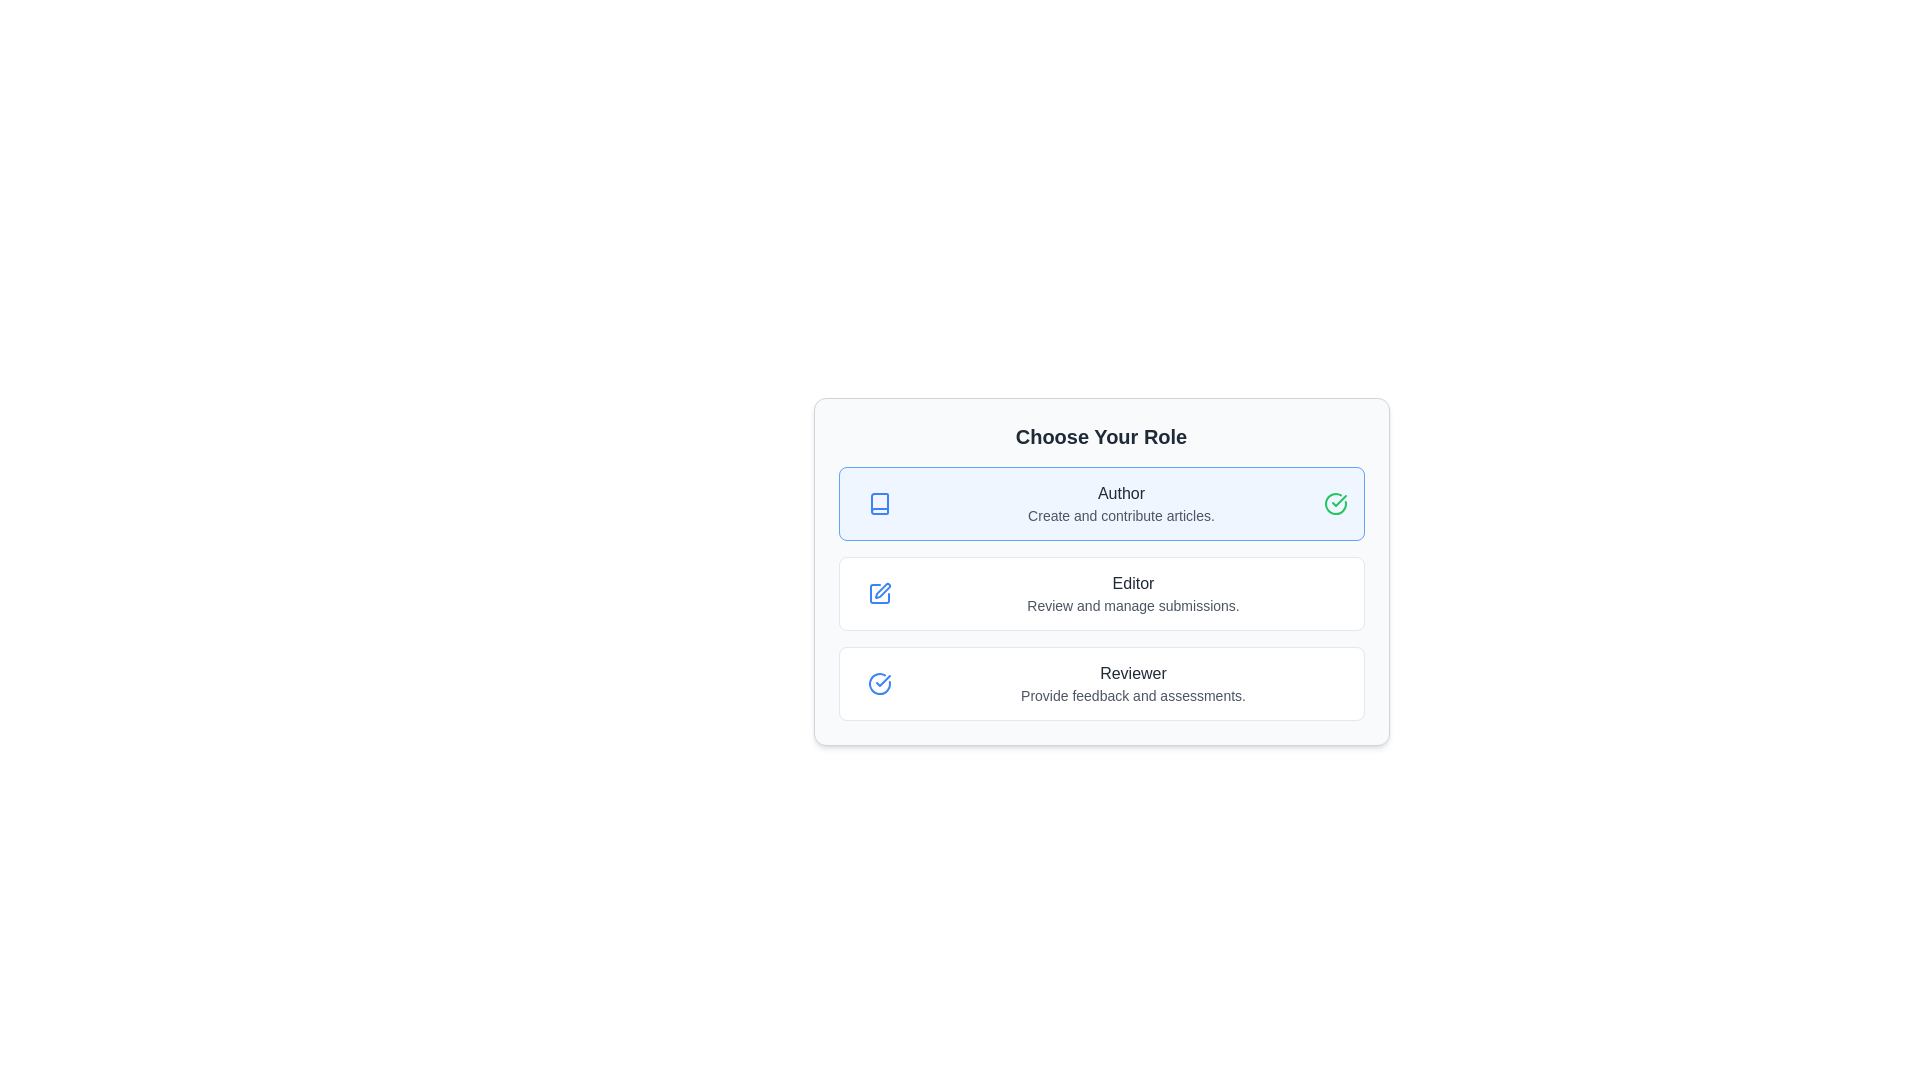 Image resolution: width=1920 pixels, height=1080 pixels. What do you see at coordinates (1133, 682) in the screenshot?
I see `the 'Reviewer' role label text block that provides context with 'Provide feedback and assessments.'` at bounding box center [1133, 682].